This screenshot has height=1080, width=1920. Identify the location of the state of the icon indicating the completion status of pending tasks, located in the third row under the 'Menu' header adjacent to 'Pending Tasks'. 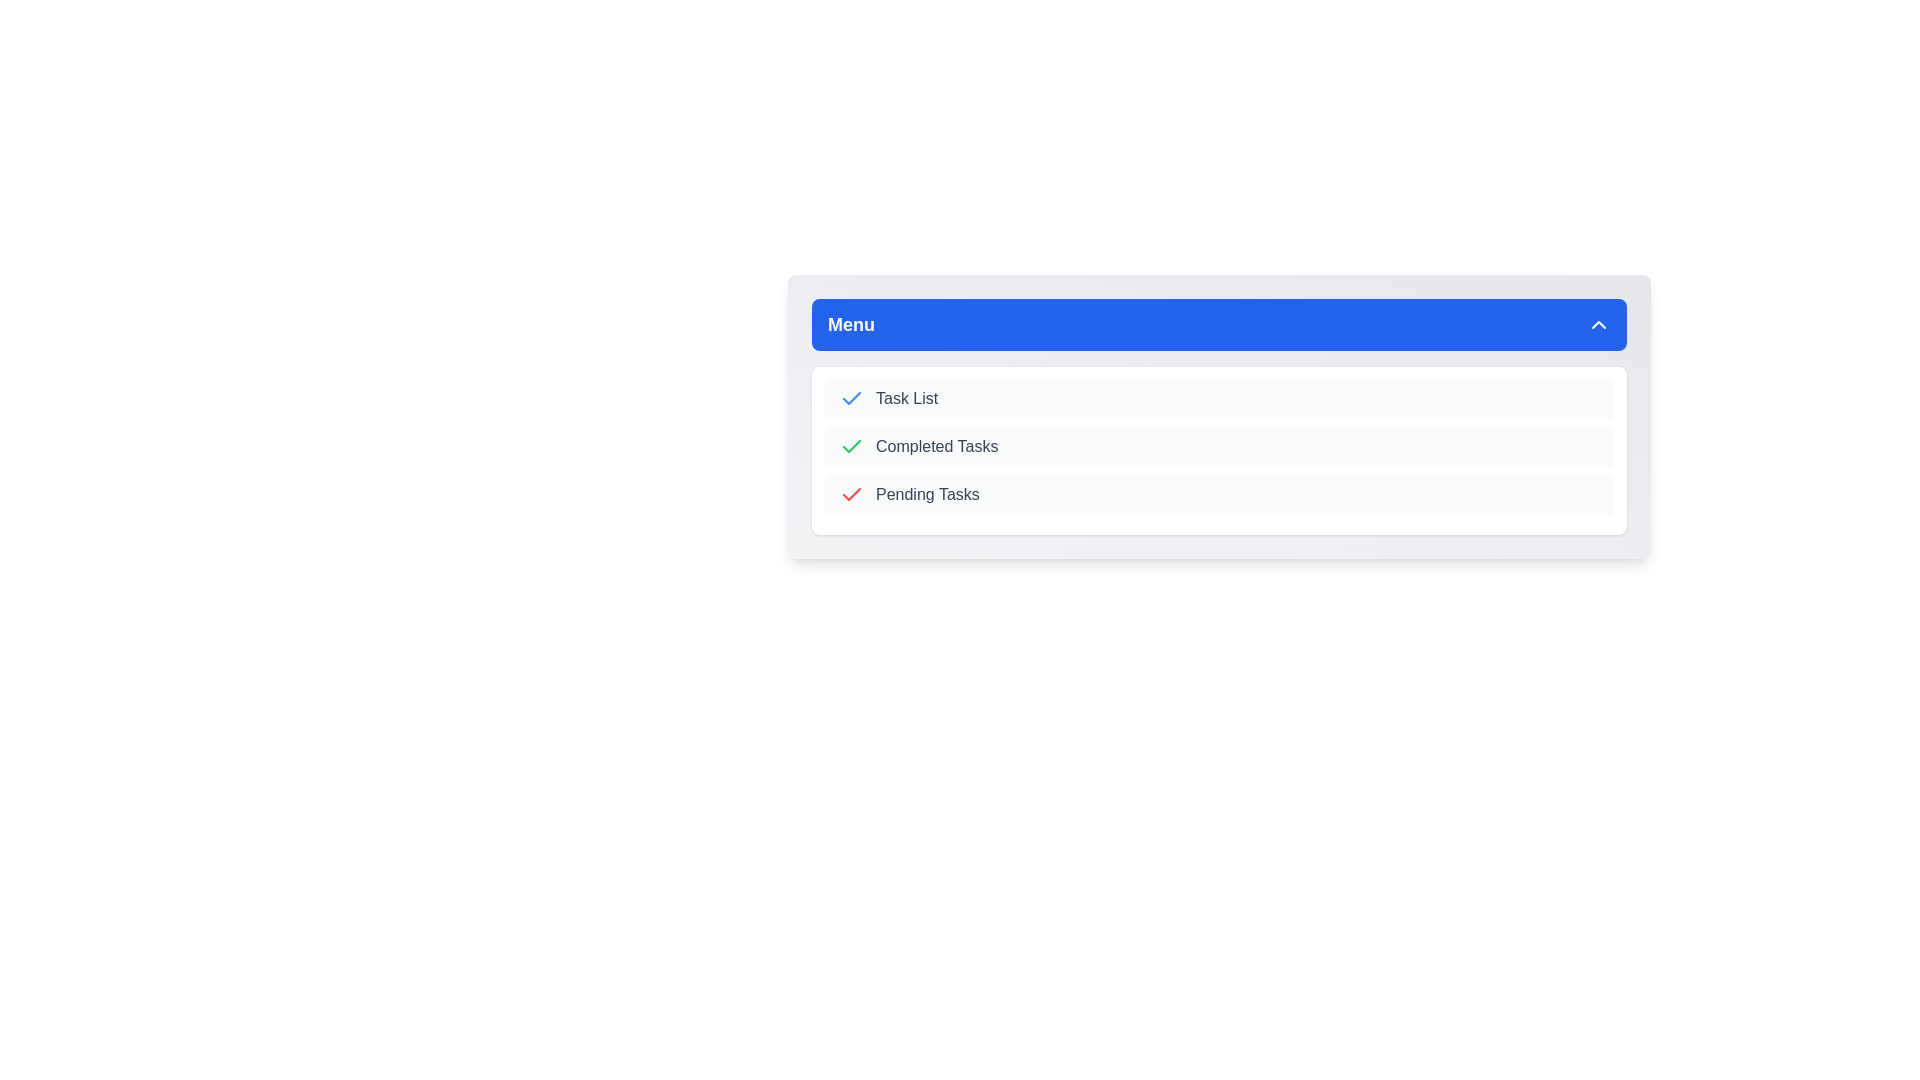
(851, 493).